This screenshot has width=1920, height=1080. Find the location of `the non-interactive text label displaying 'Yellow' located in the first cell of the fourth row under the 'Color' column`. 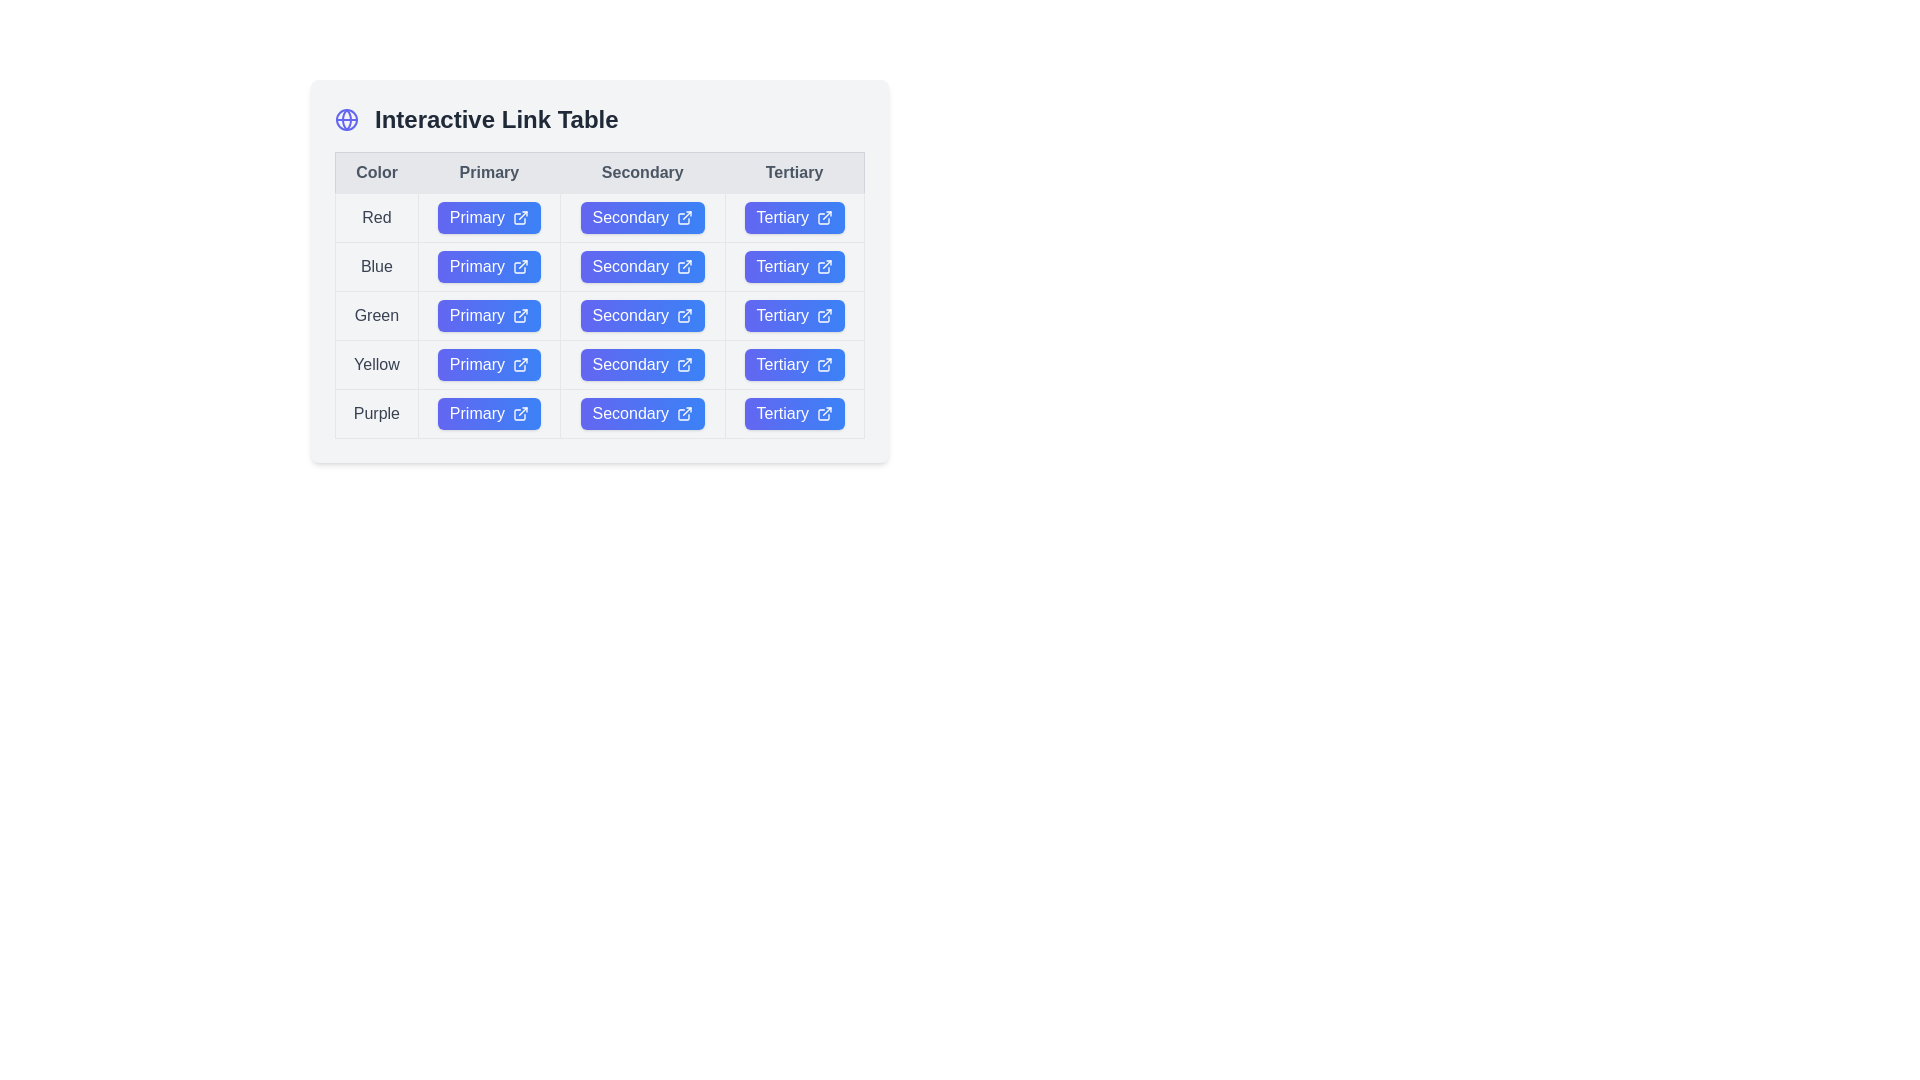

the non-interactive text label displaying 'Yellow' located in the first cell of the fourth row under the 'Color' column is located at coordinates (376, 365).